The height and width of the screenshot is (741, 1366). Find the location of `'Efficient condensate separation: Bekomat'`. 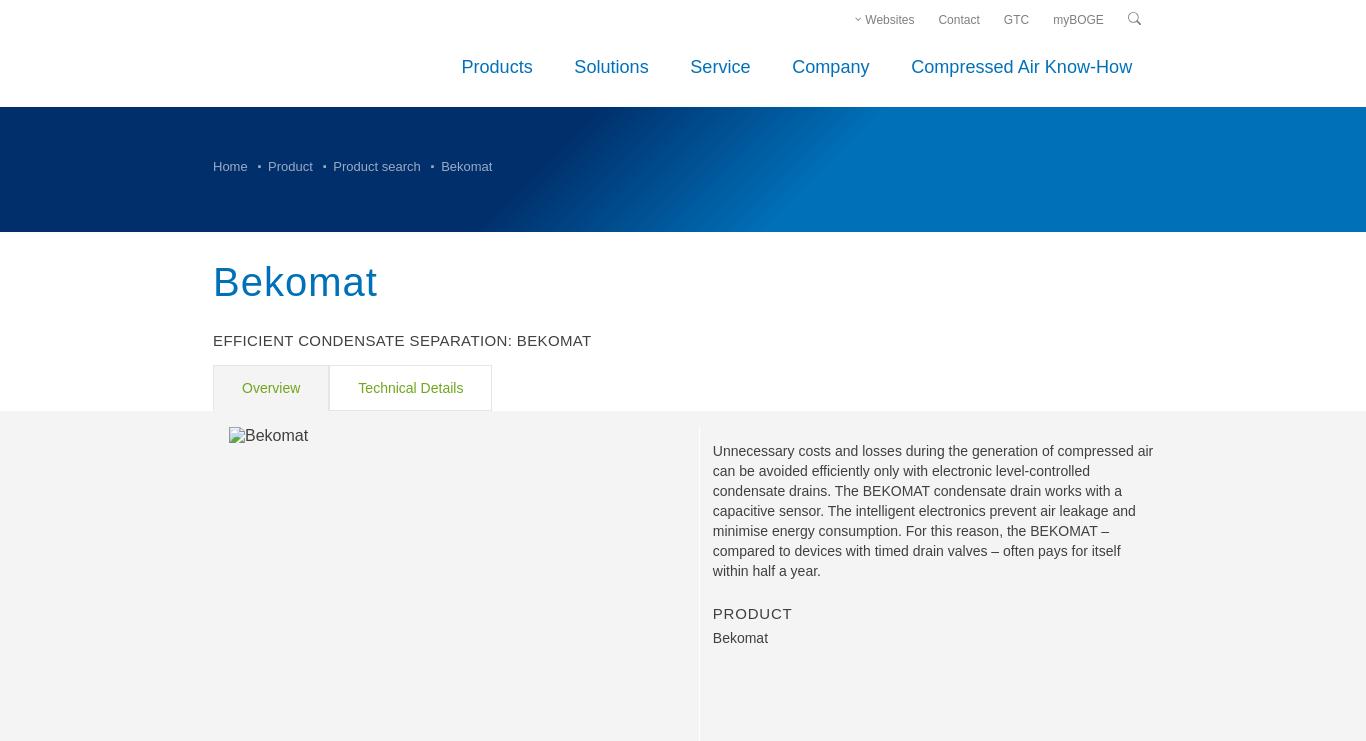

'Efficient condensate separation: Bekomat' is located at coordinates (401, 339).